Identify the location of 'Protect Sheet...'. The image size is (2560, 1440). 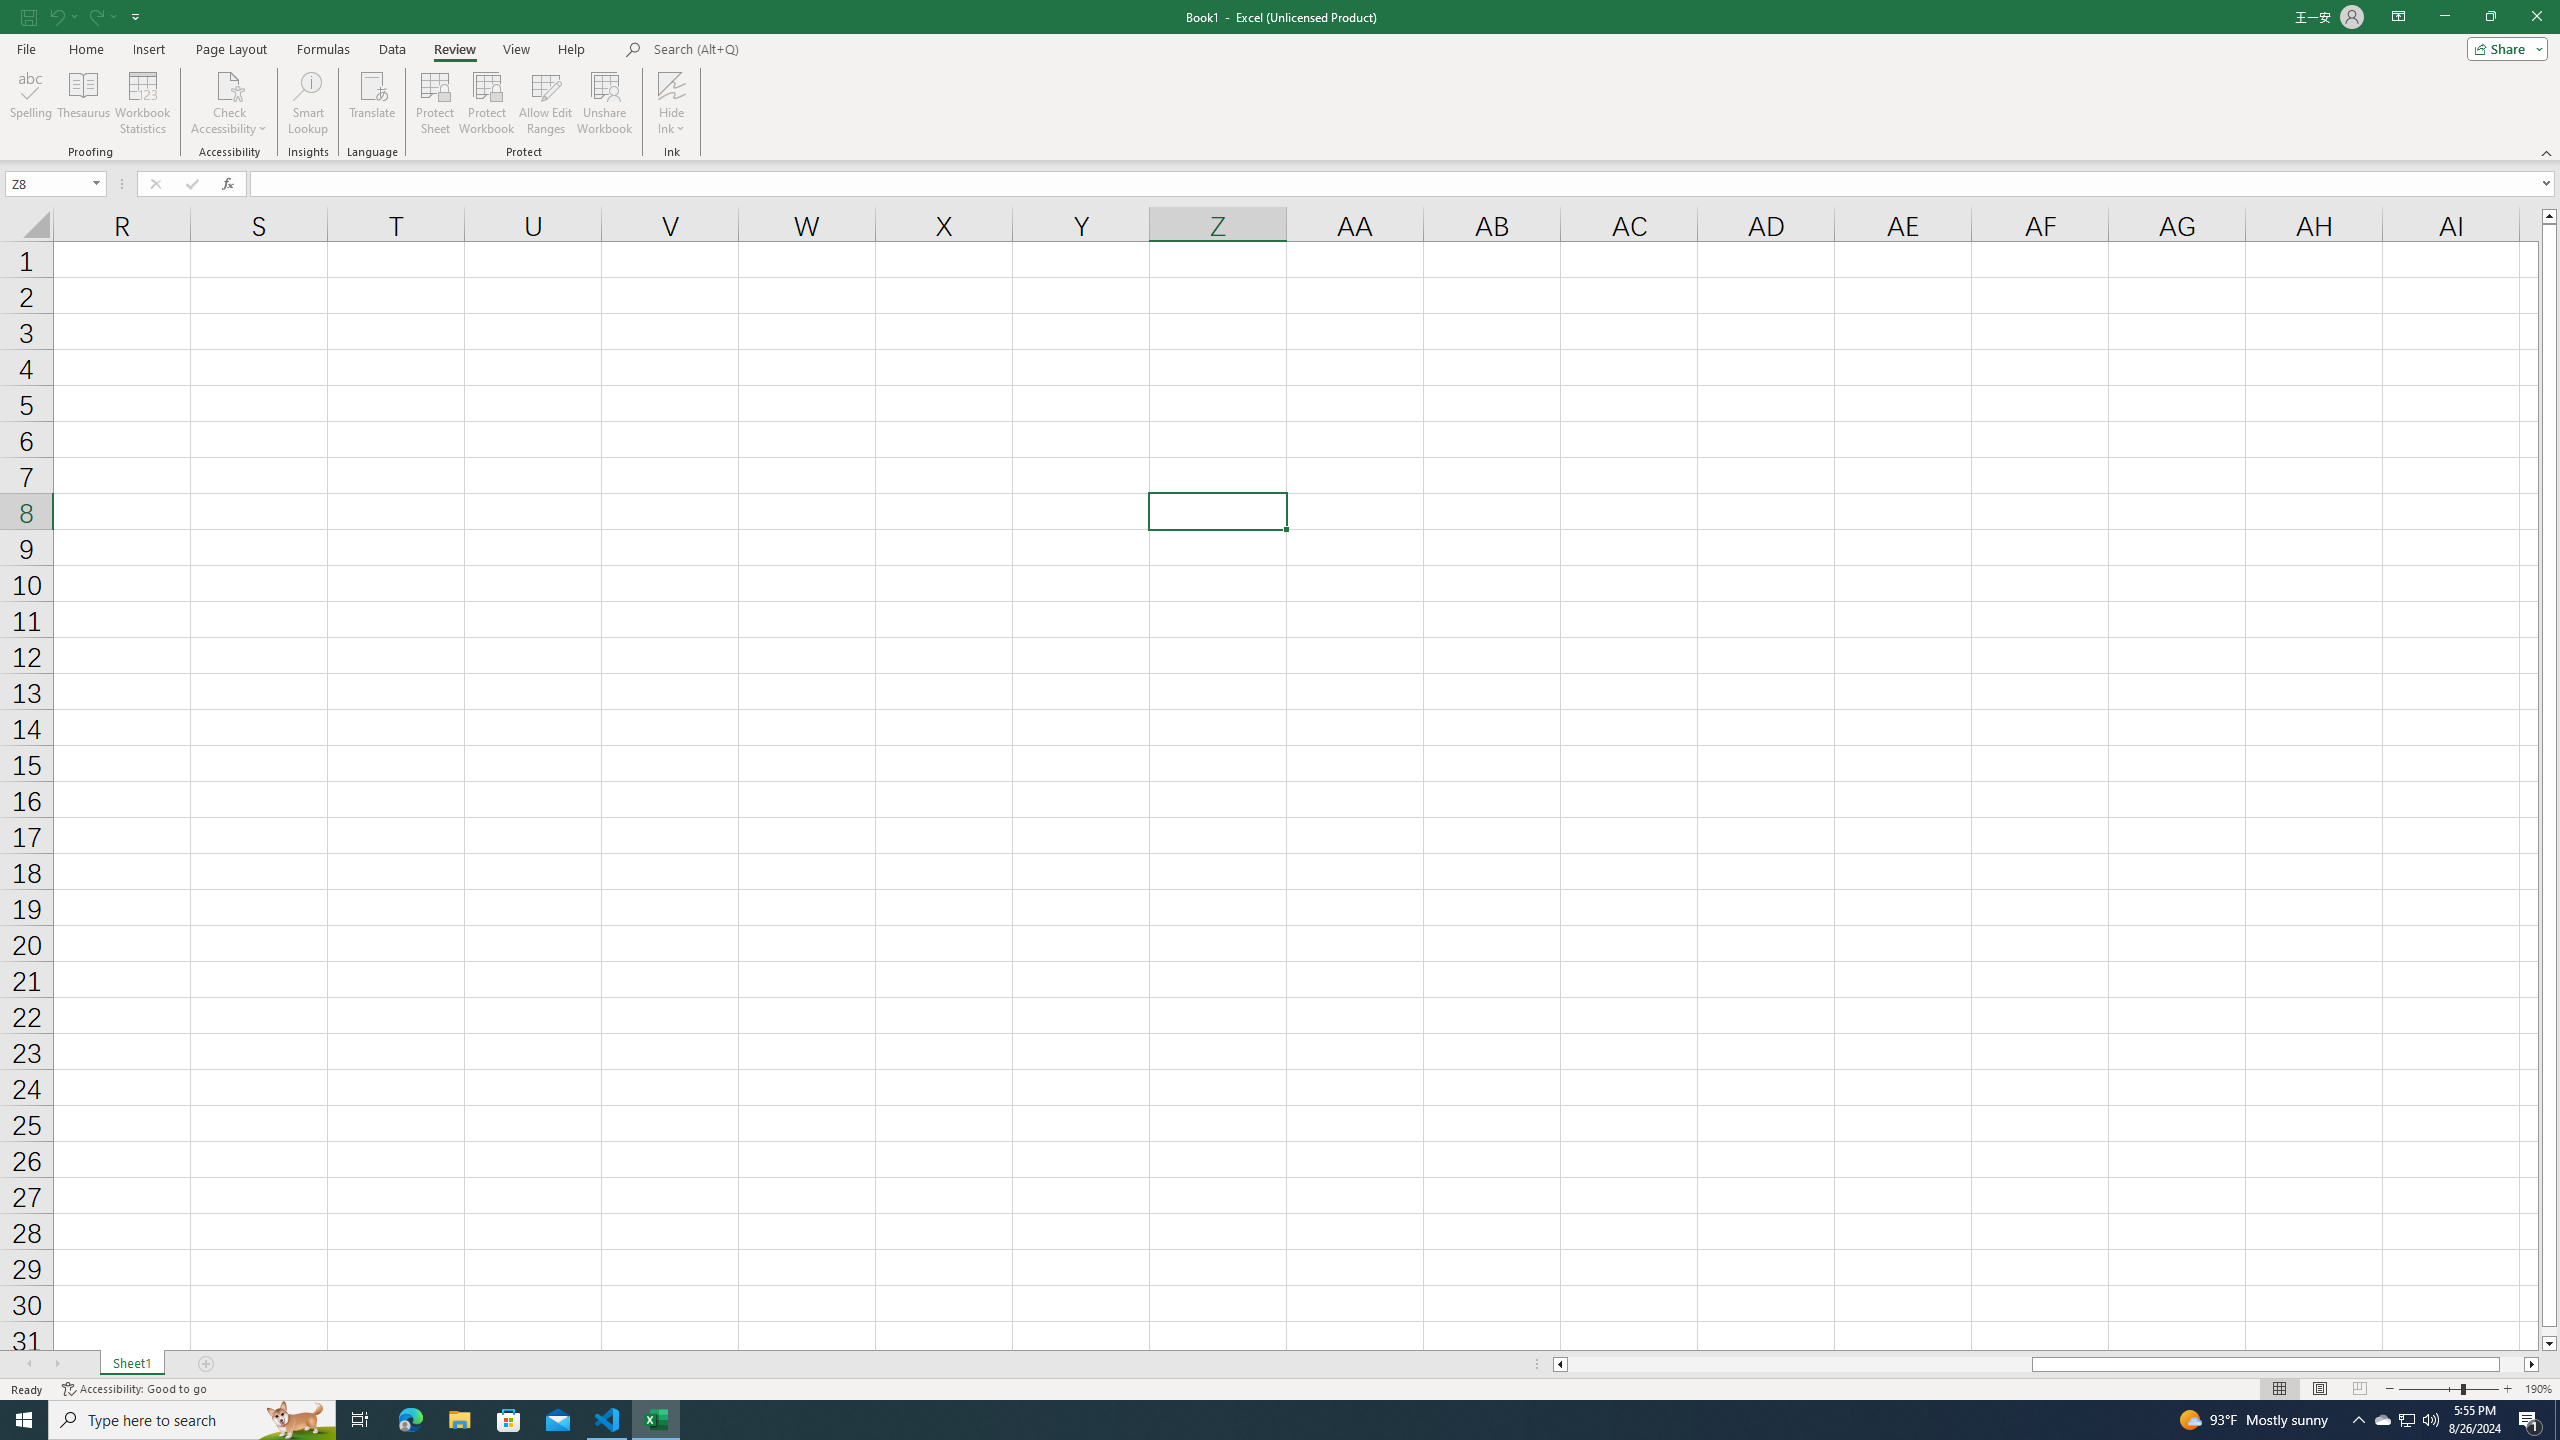
(436, 103).